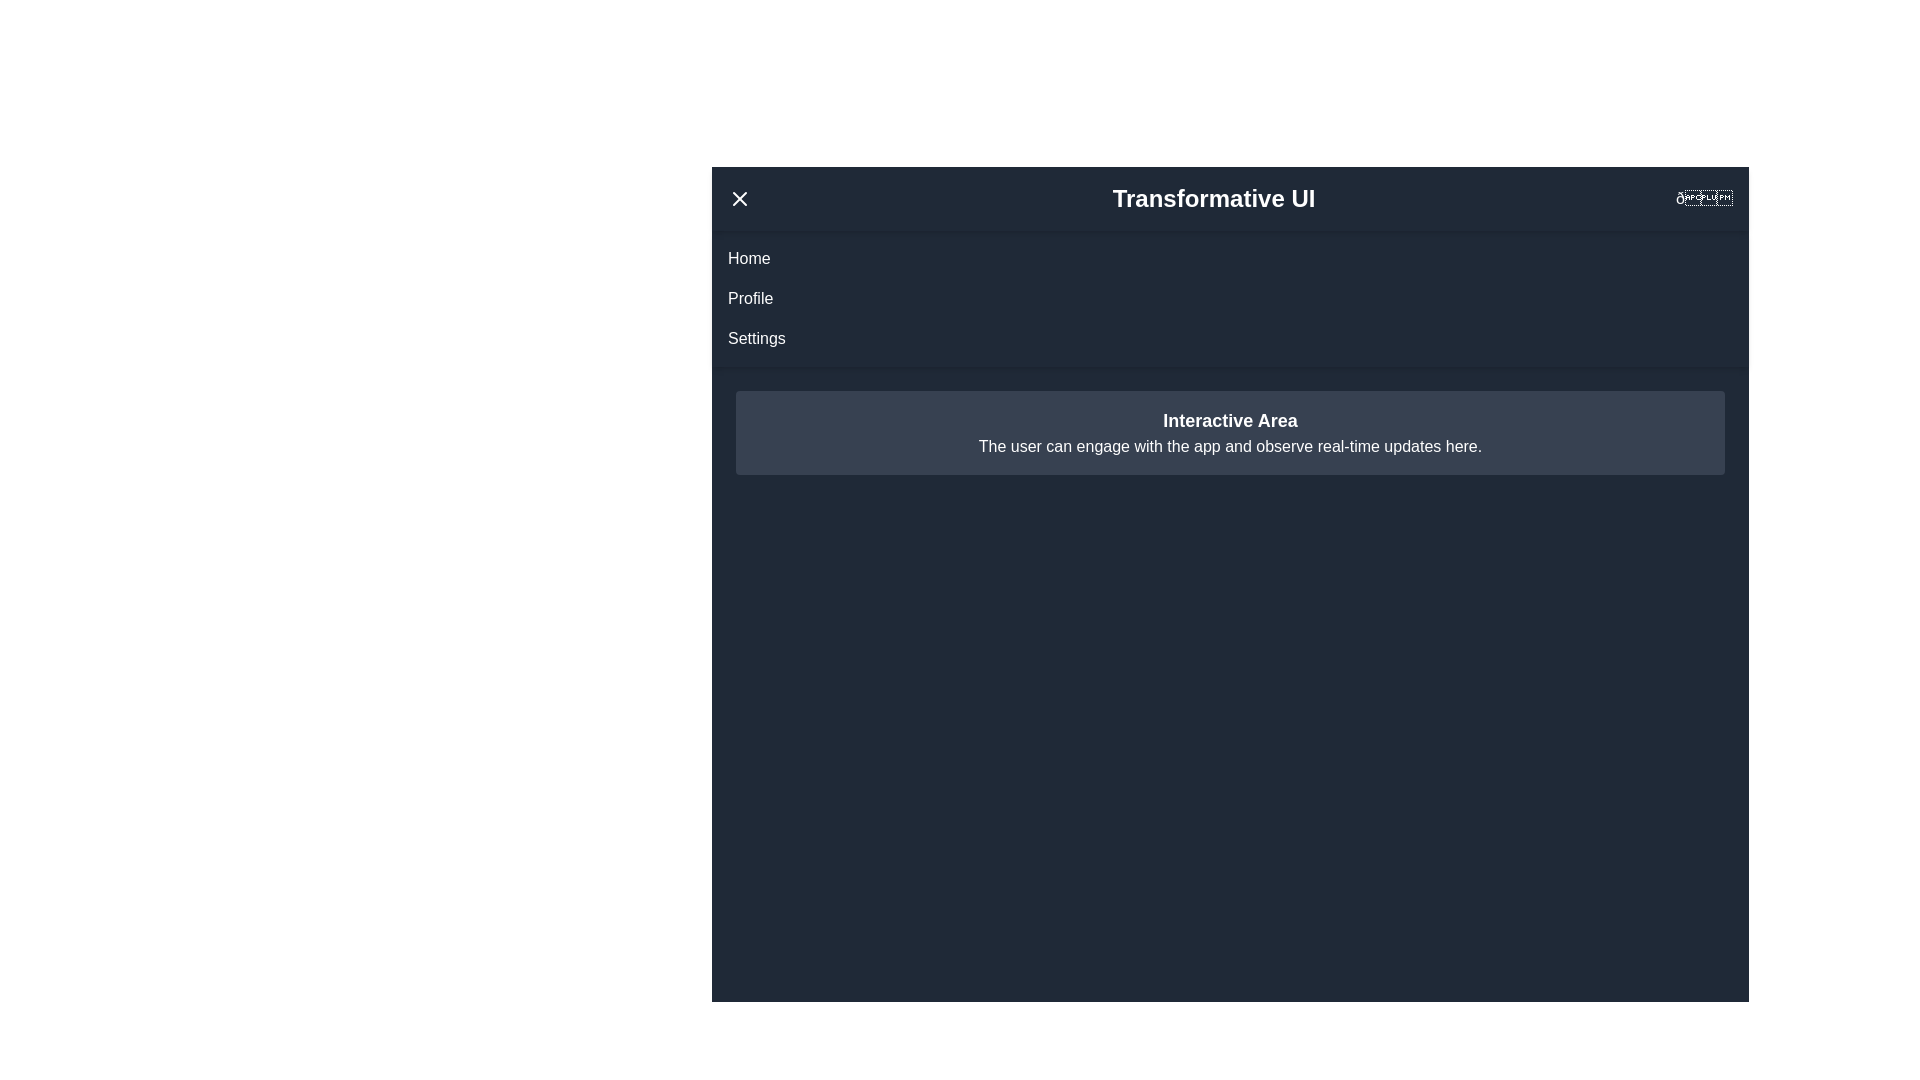 This screenshot has width=1920, height=1080. Describe the element at coordinates (1213, 199) in the screenshot. I see `the title 'Transformative UI' located at the center of the top bar` at that location.